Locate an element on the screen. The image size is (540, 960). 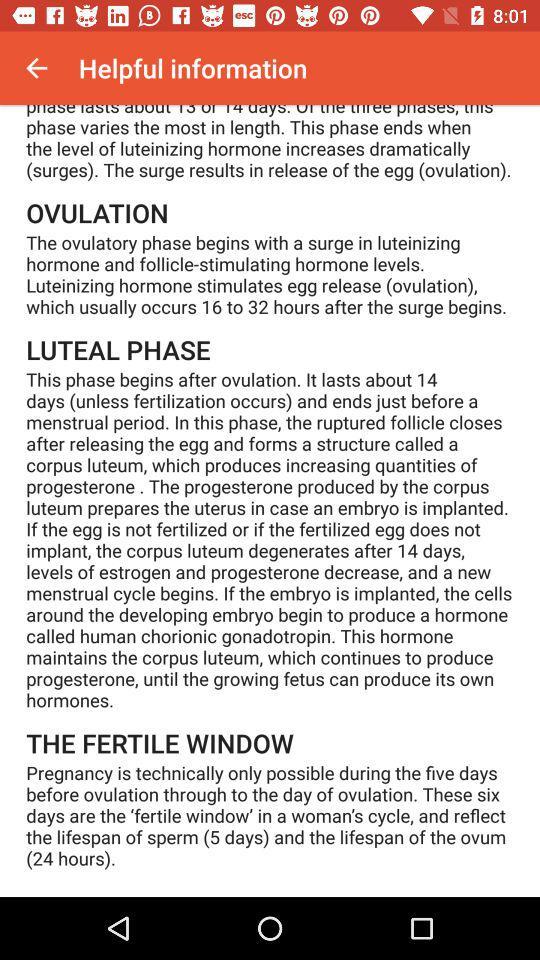
the app to the left of the helpful information item is located at coordinates (36, 68).